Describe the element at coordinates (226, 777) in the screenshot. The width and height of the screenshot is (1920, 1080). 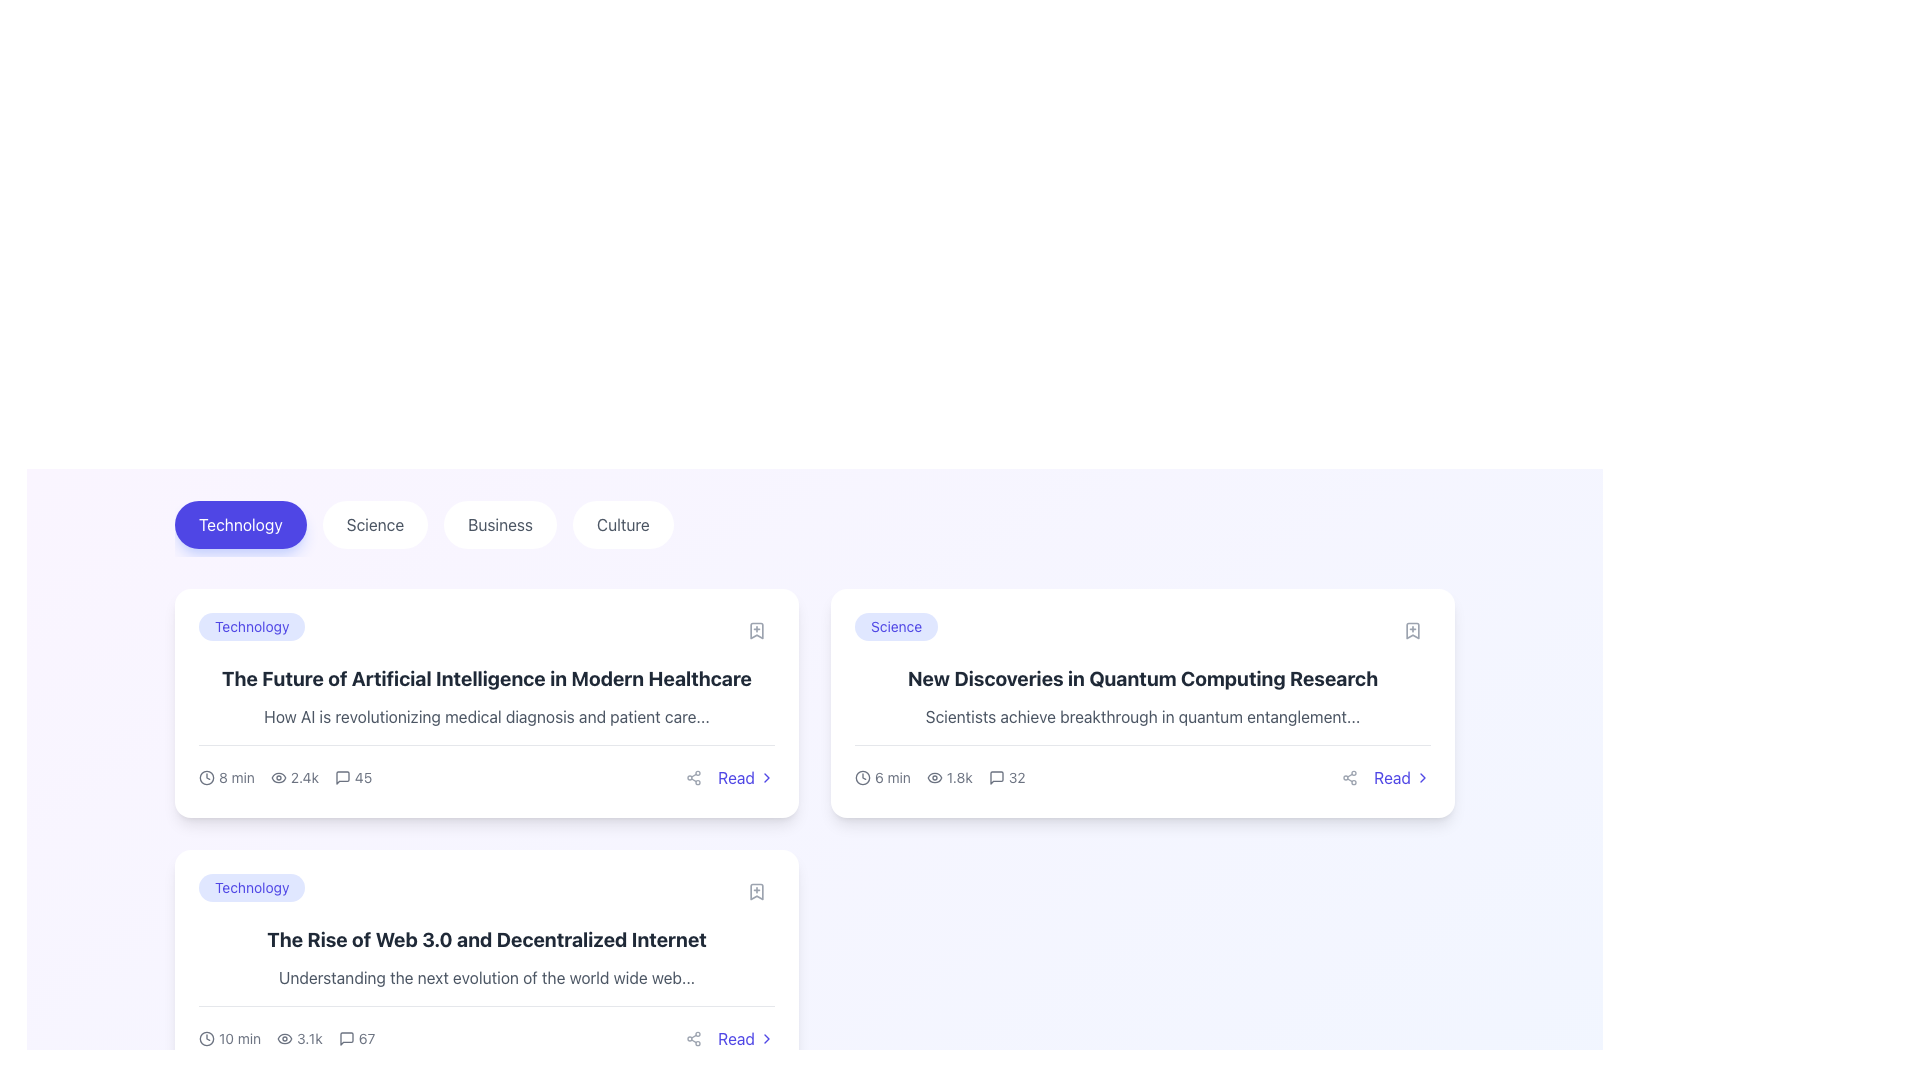
I see `the clock icon with the text '8 min' located at the far left side of its group below the title and description of the first article card` at that location.